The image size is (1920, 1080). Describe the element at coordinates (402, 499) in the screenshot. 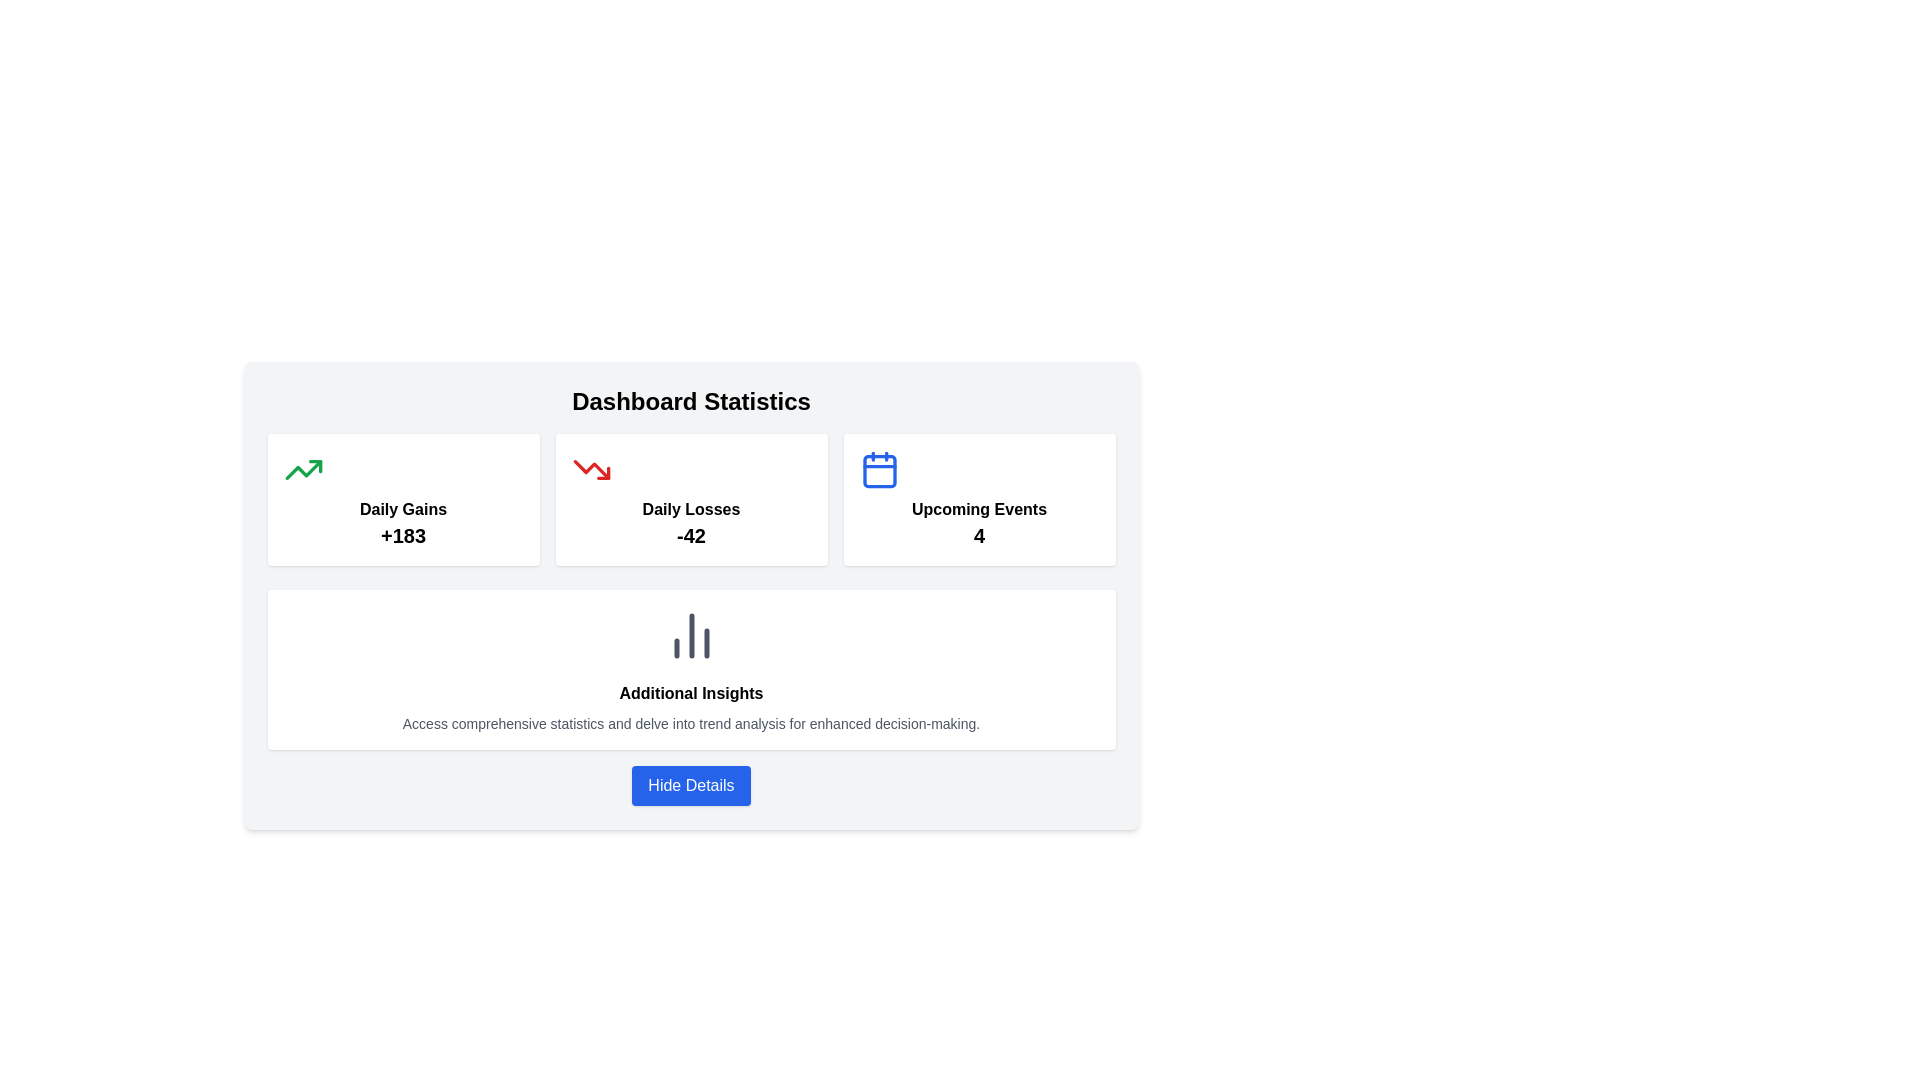

I see `the daily gains value displayed on the first informational card located at the top-left corner of the grid layout` at that location.